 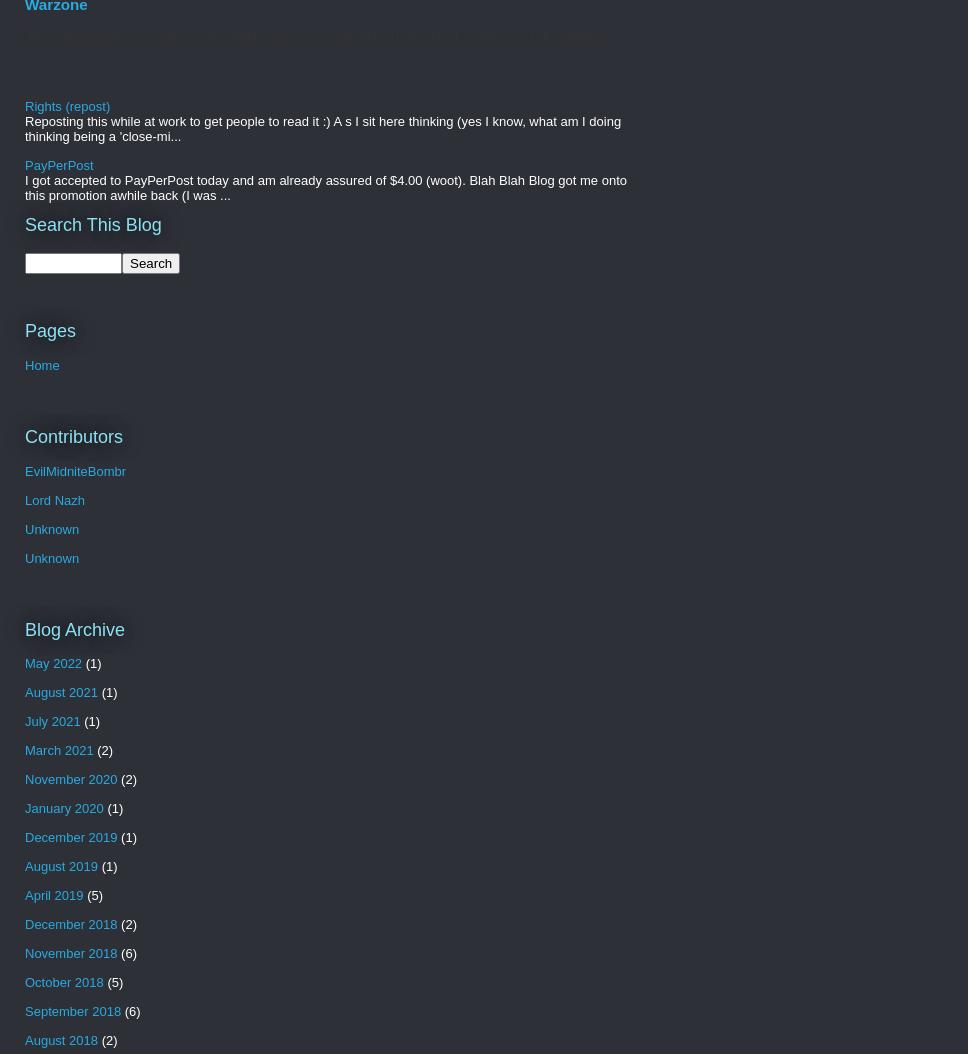 What do you see at coordinates (93, 223) in the screenshot?
I see `'Search This Blog'` at bounding box center [93, 223].